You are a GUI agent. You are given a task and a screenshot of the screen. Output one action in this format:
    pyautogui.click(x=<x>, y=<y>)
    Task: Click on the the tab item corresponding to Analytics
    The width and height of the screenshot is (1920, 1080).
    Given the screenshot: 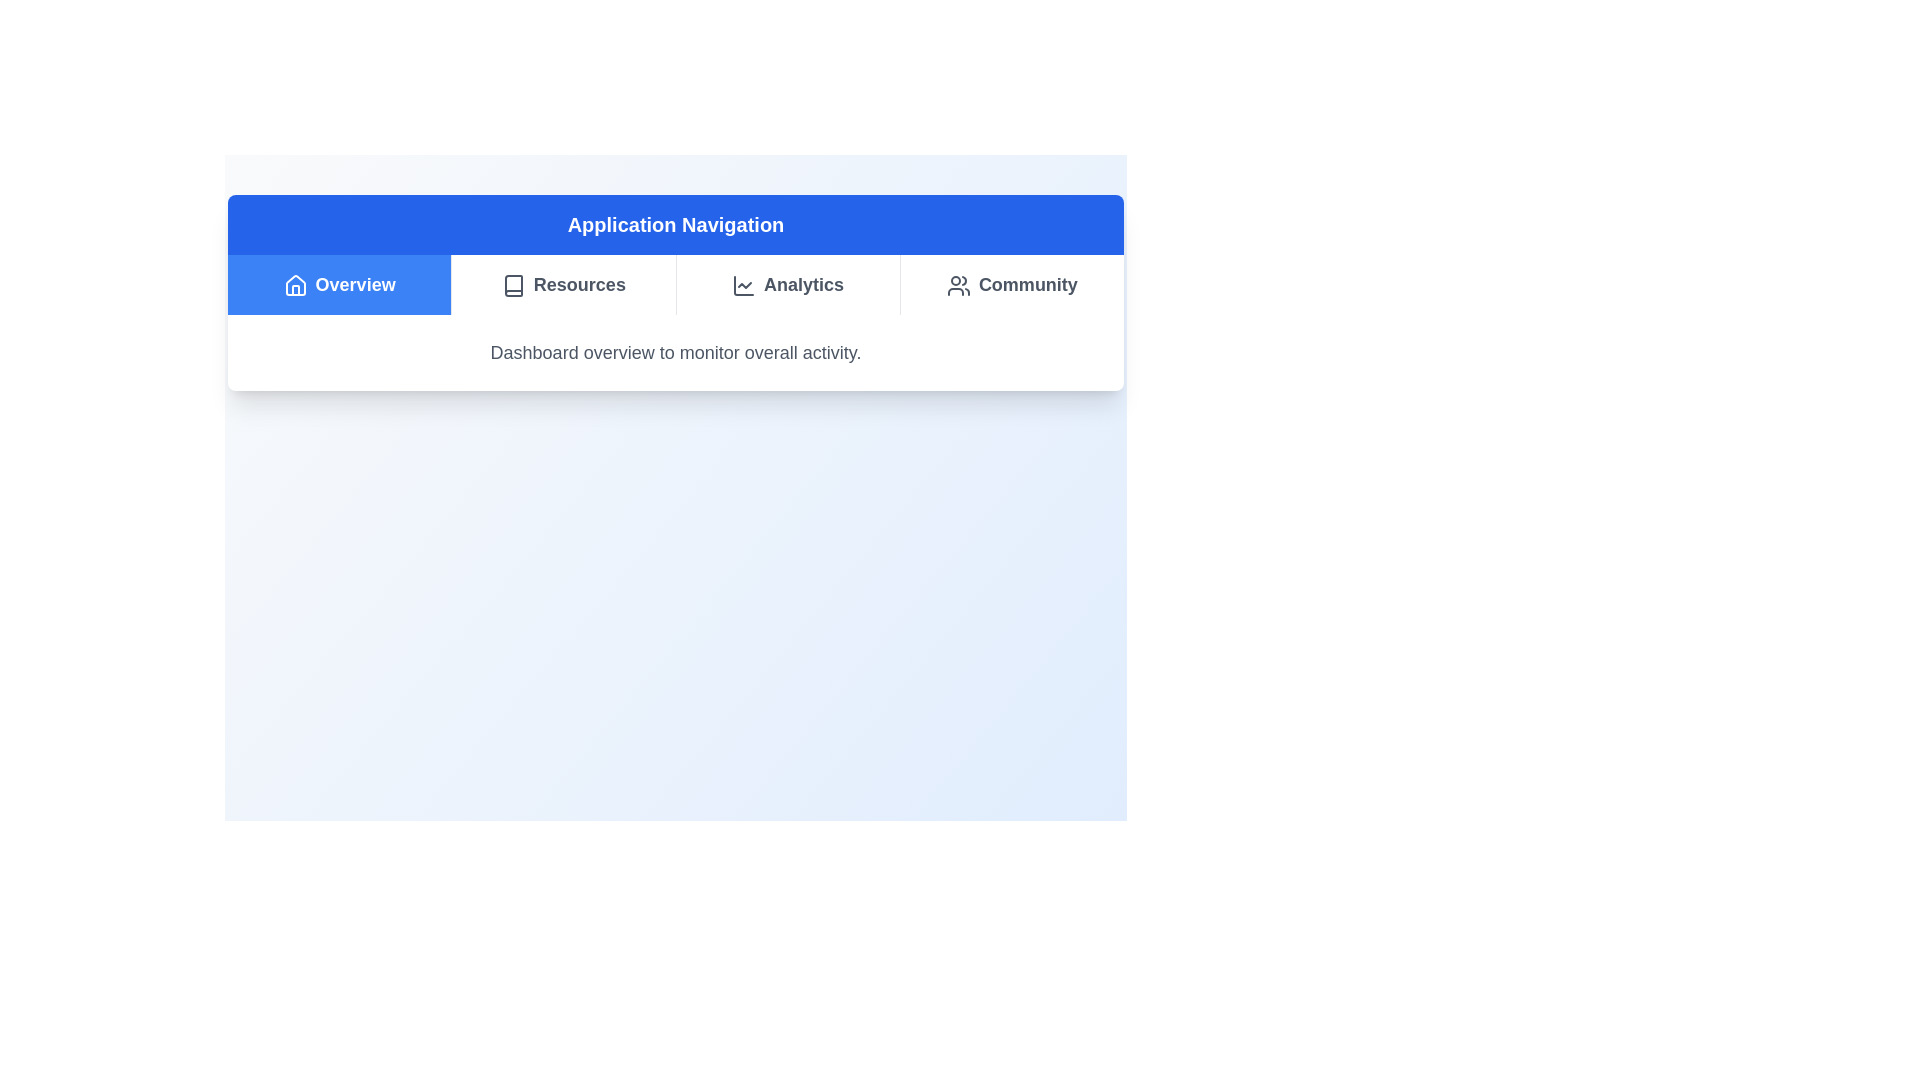 What is the action you would take?
    pyautogui.click(x=786, y=285)
    